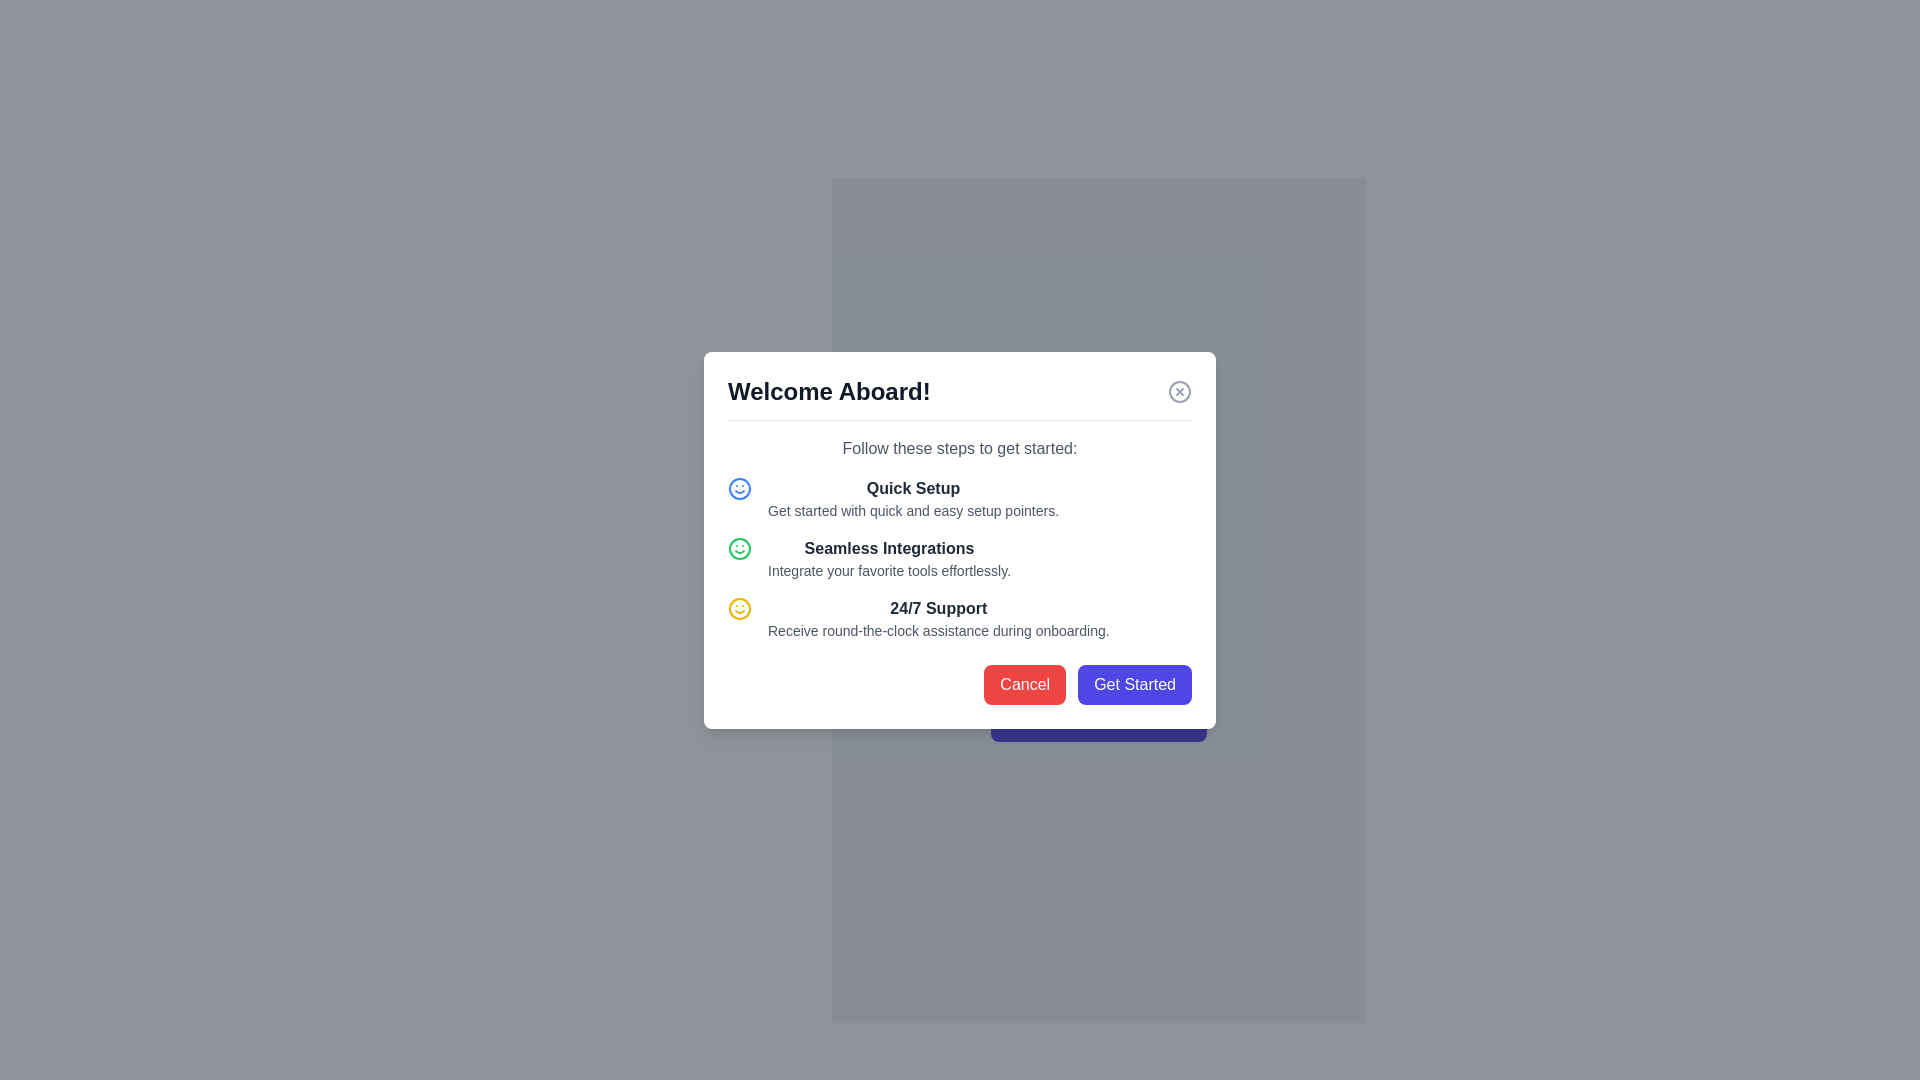 The width and height of the screenshot is (1920, 1080). I want to click on the descriptive text label that provides information about the '24/7 Support' option, which is located under the heading '24/7 Support' in the dialog box, so click(937, 630).